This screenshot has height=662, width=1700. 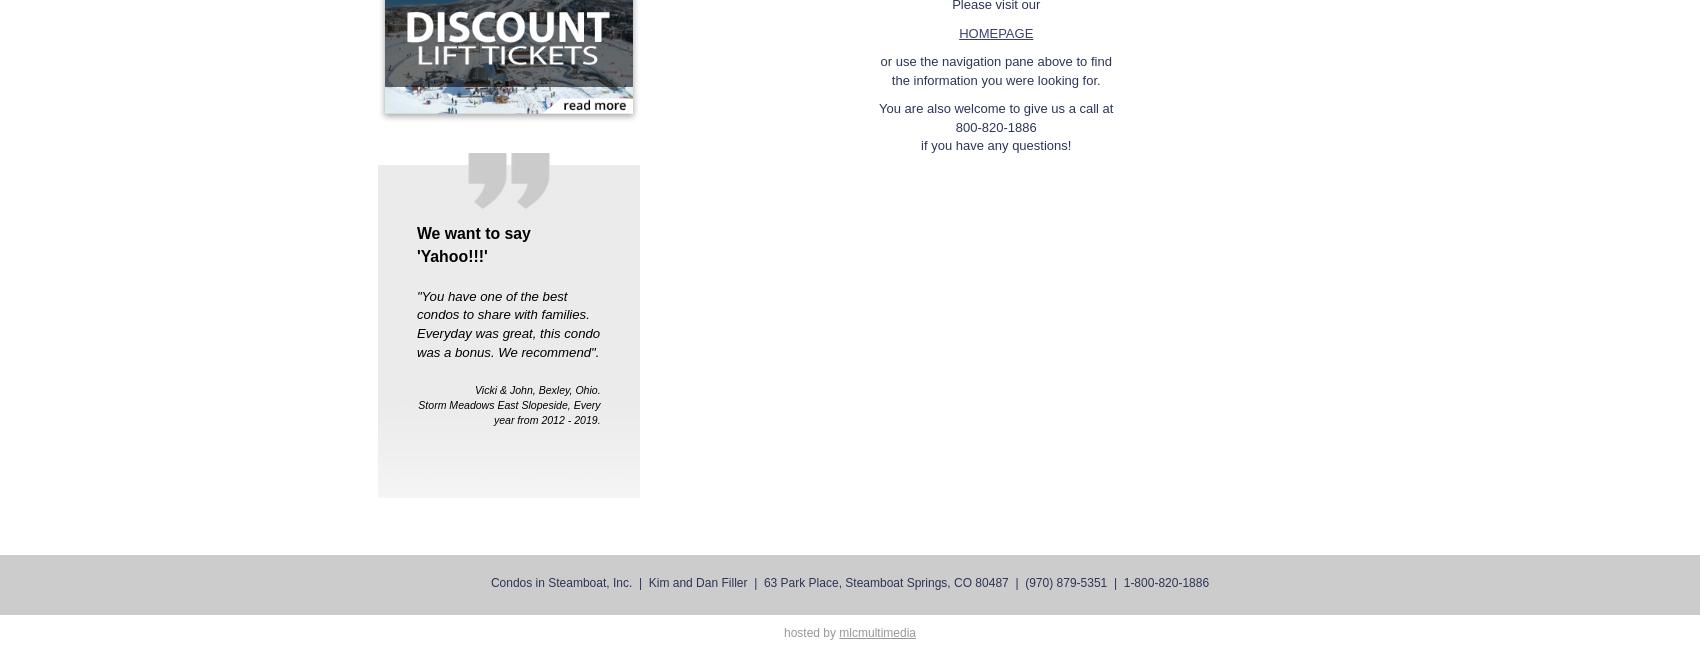 What do you see at coordinates (885, 582) in the screenshot?
I see `'63 Park Place, Steamboat Springs, CO 80487'` at bounding box center [885, 582].